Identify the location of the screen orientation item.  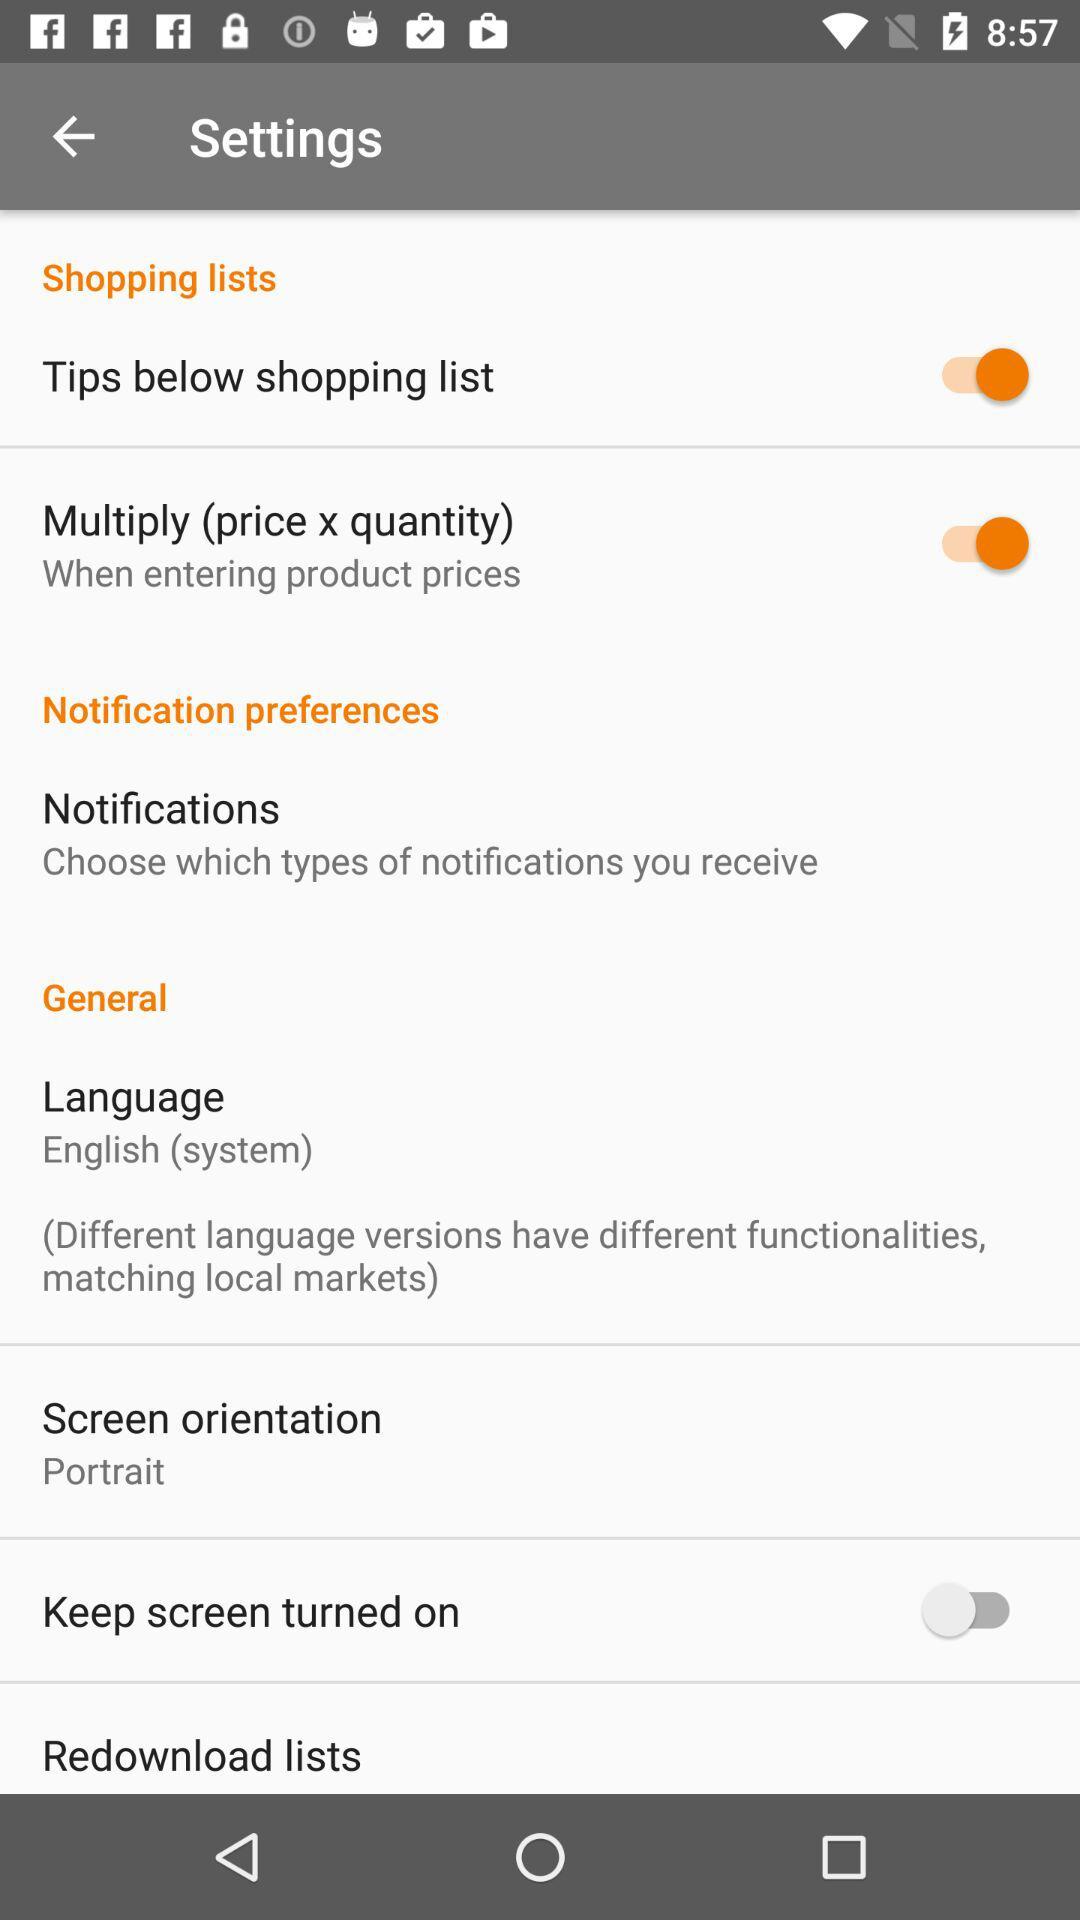
(212, 1415).